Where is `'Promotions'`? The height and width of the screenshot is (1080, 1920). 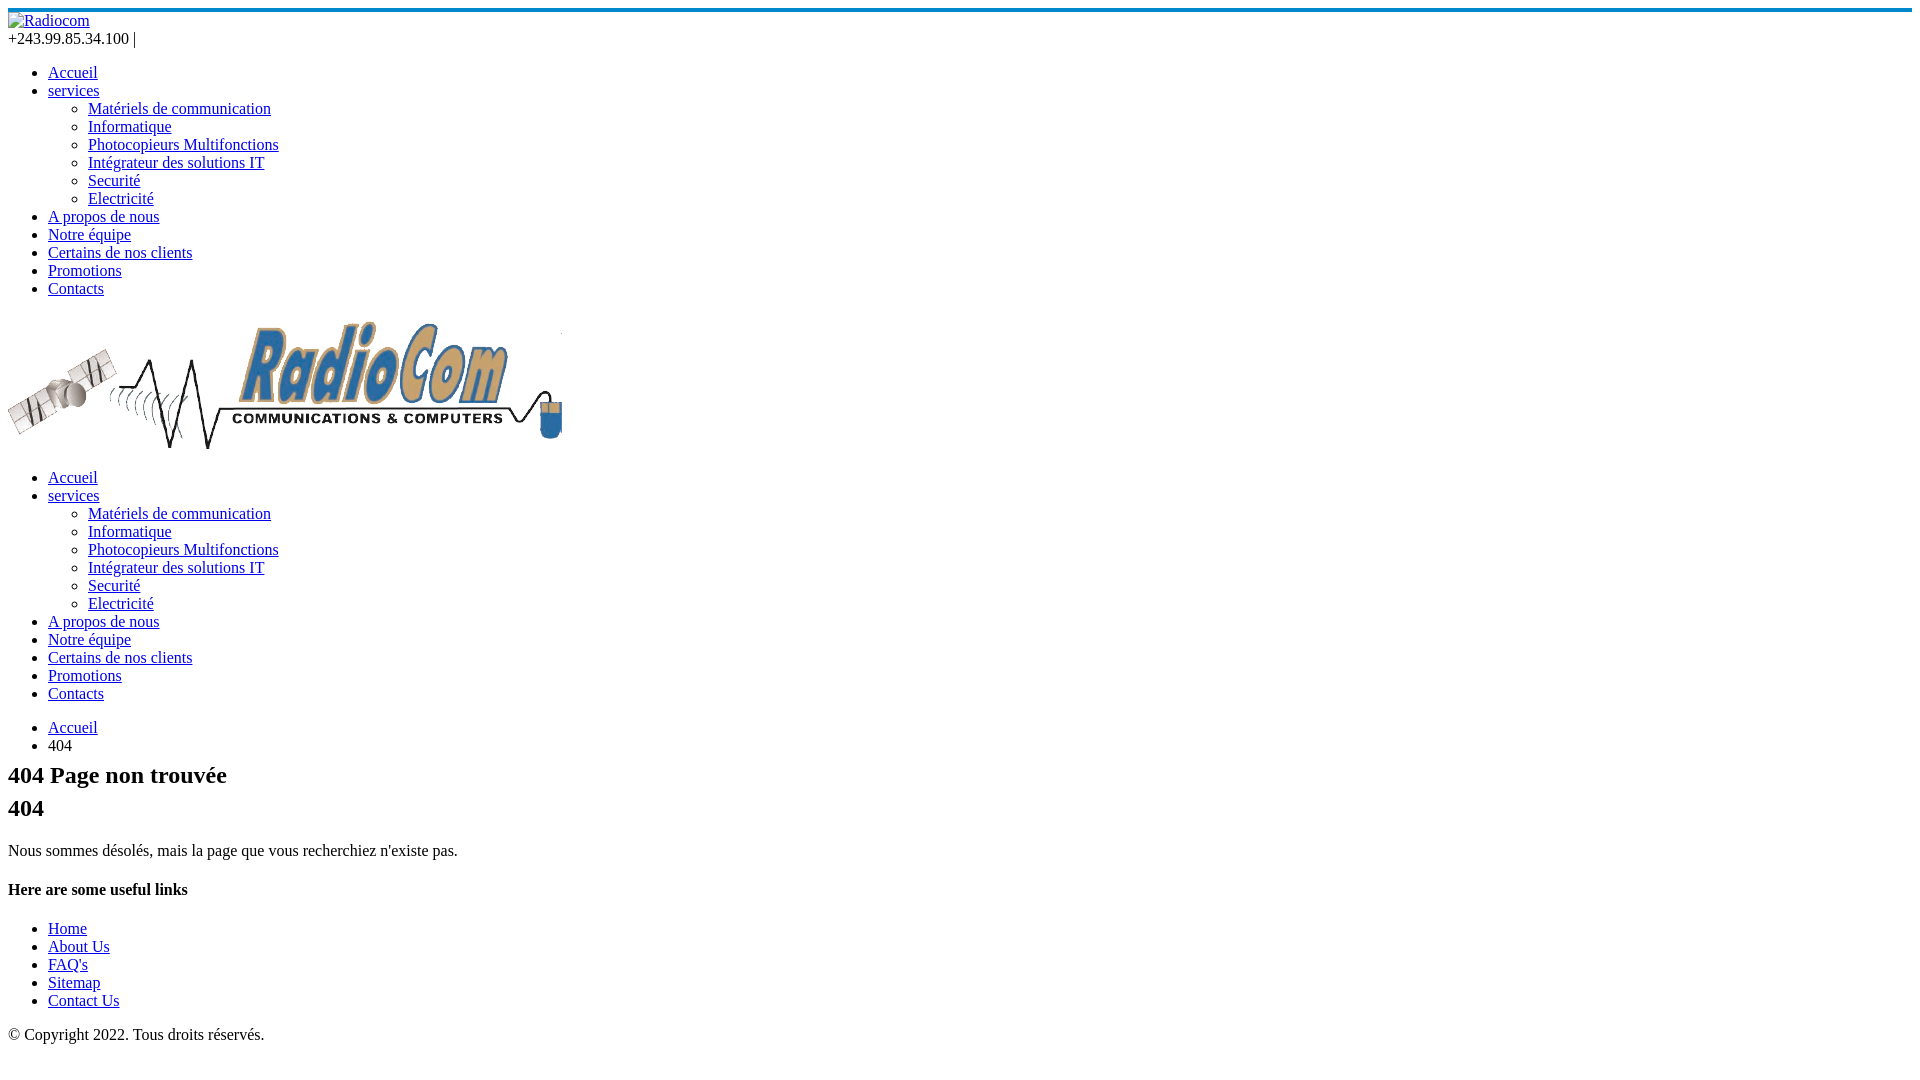 'Promotions' is located at coordinates (84, 675).